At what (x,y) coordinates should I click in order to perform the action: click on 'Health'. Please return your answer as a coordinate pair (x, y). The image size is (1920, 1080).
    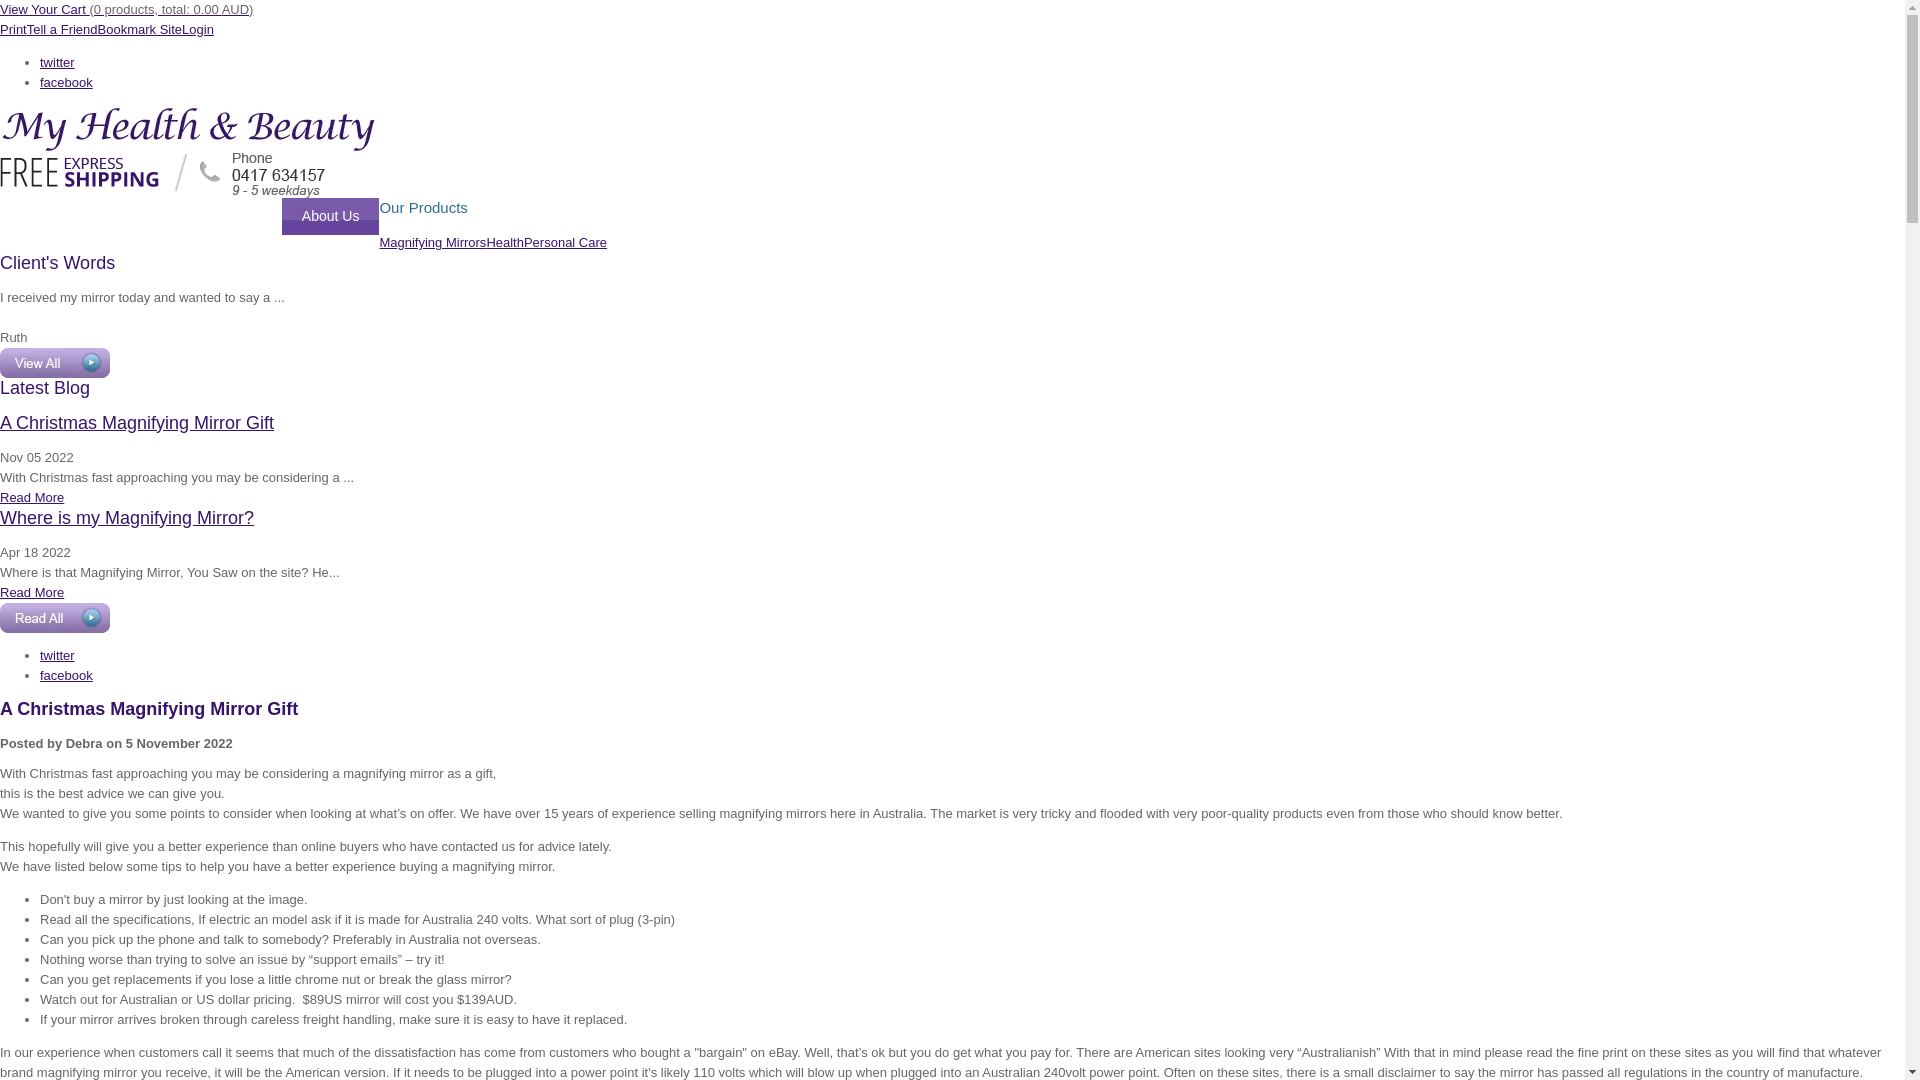
    Looking at the image, I should click on (504, 241).